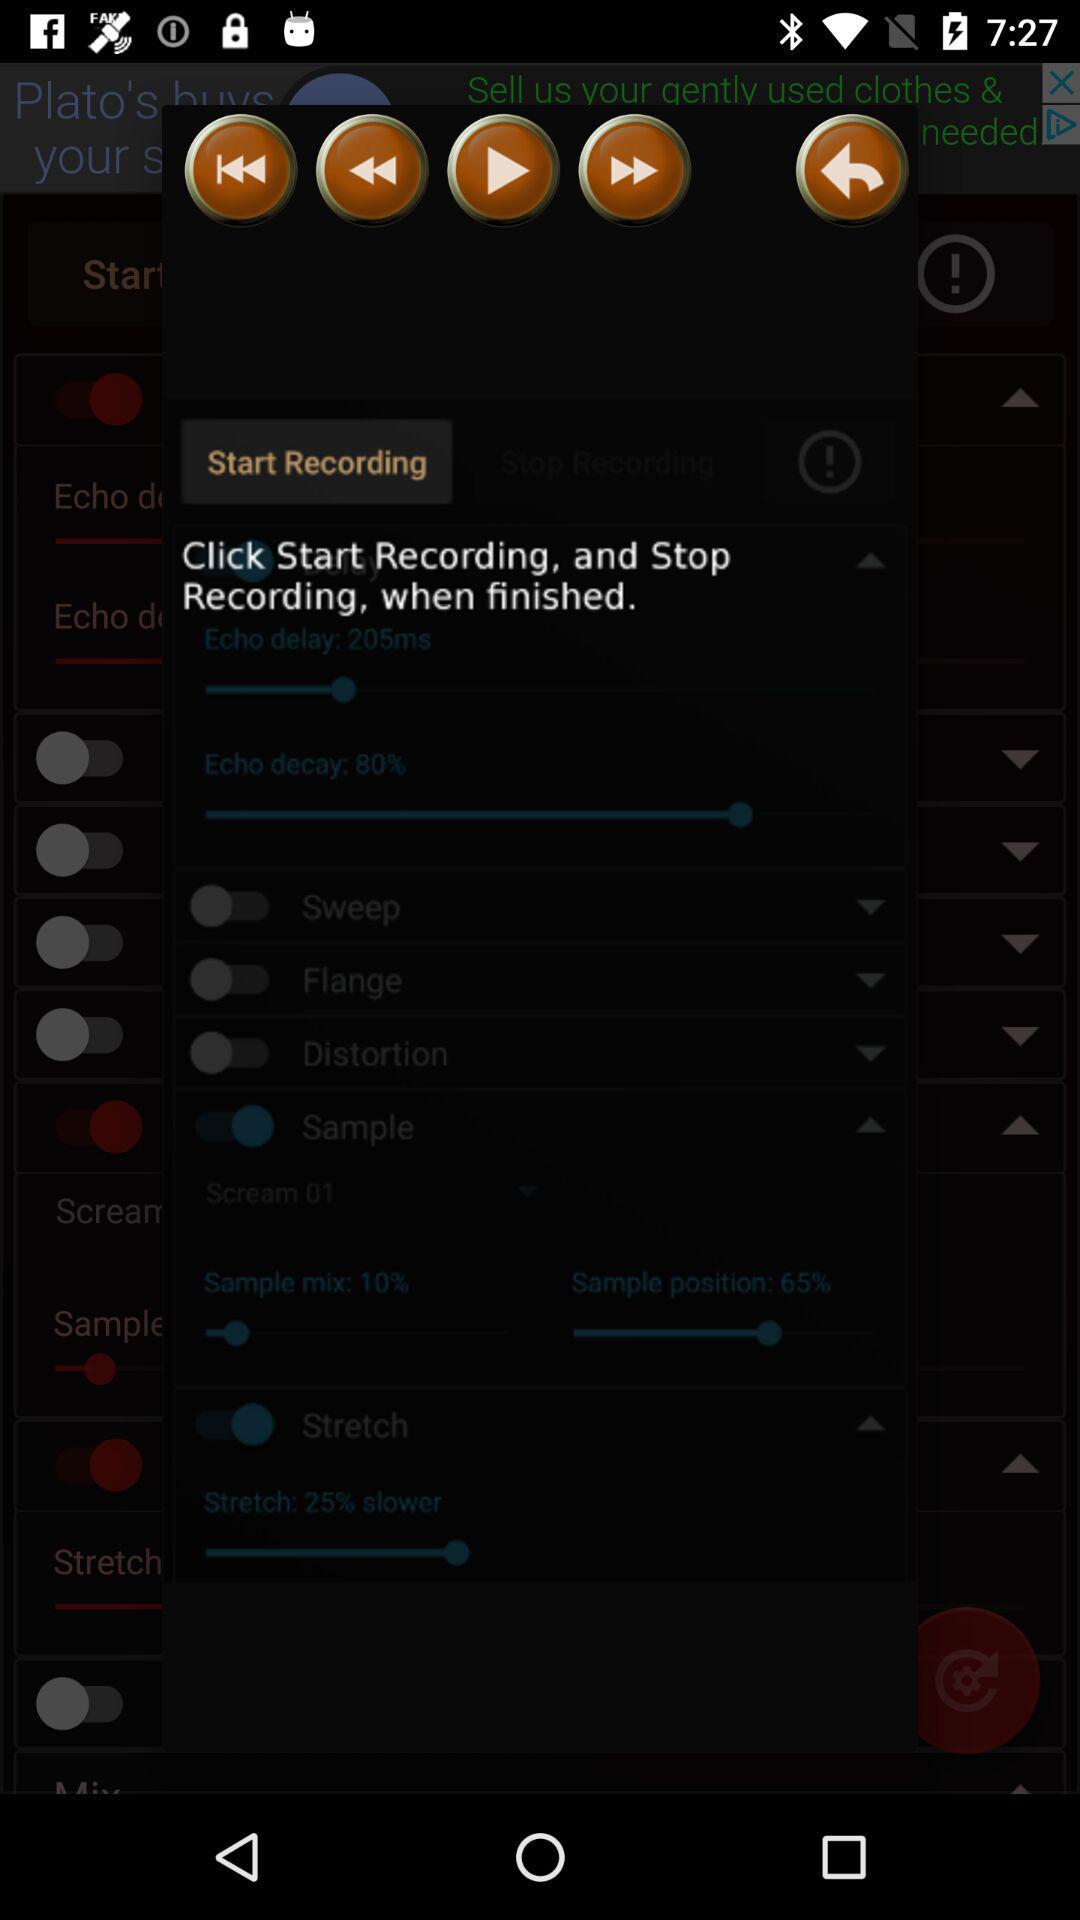  What do you see at coordinates (372, 170) in the screenshot?
I see `previous` at bounding box center [372, 170].